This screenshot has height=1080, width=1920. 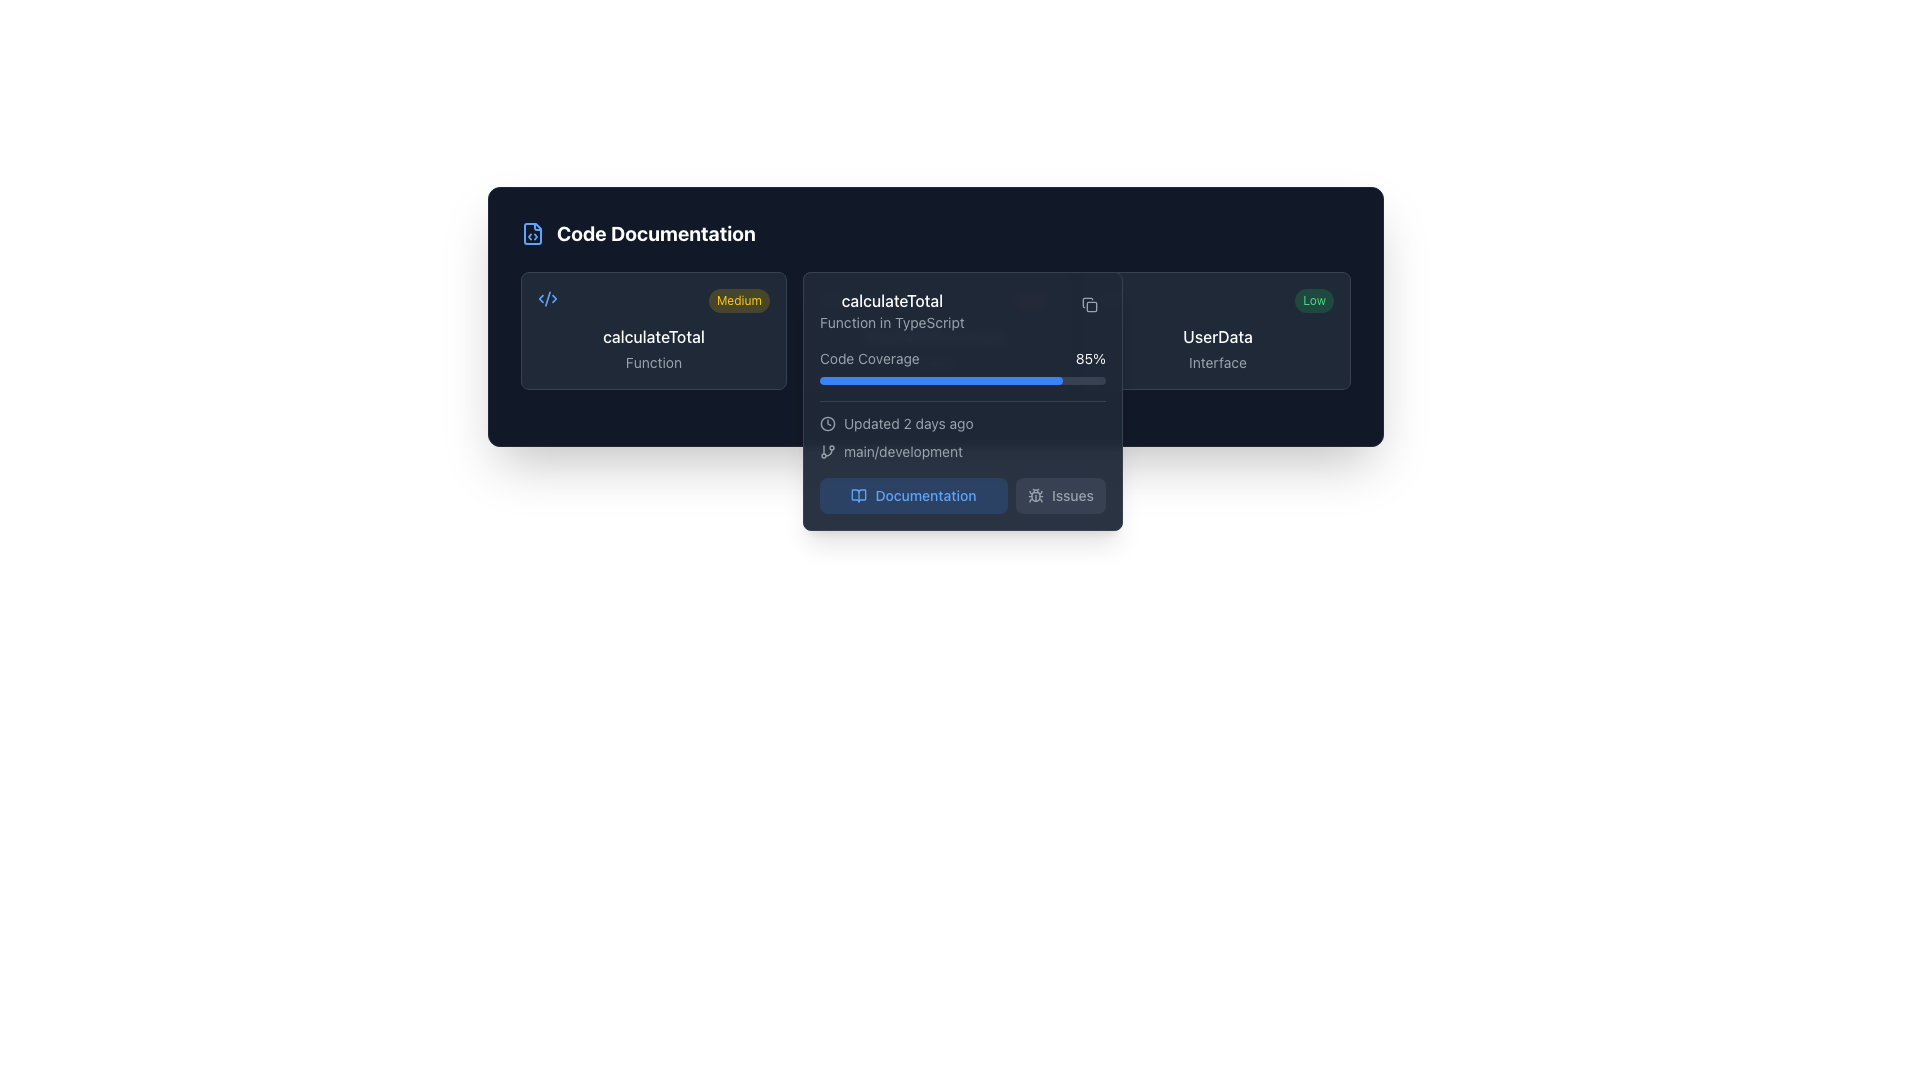 I want to click on the static text label indicating the code coverage percentage, which is located to the right of the 'Code Coverage' label, so click(x=1089, y=357).